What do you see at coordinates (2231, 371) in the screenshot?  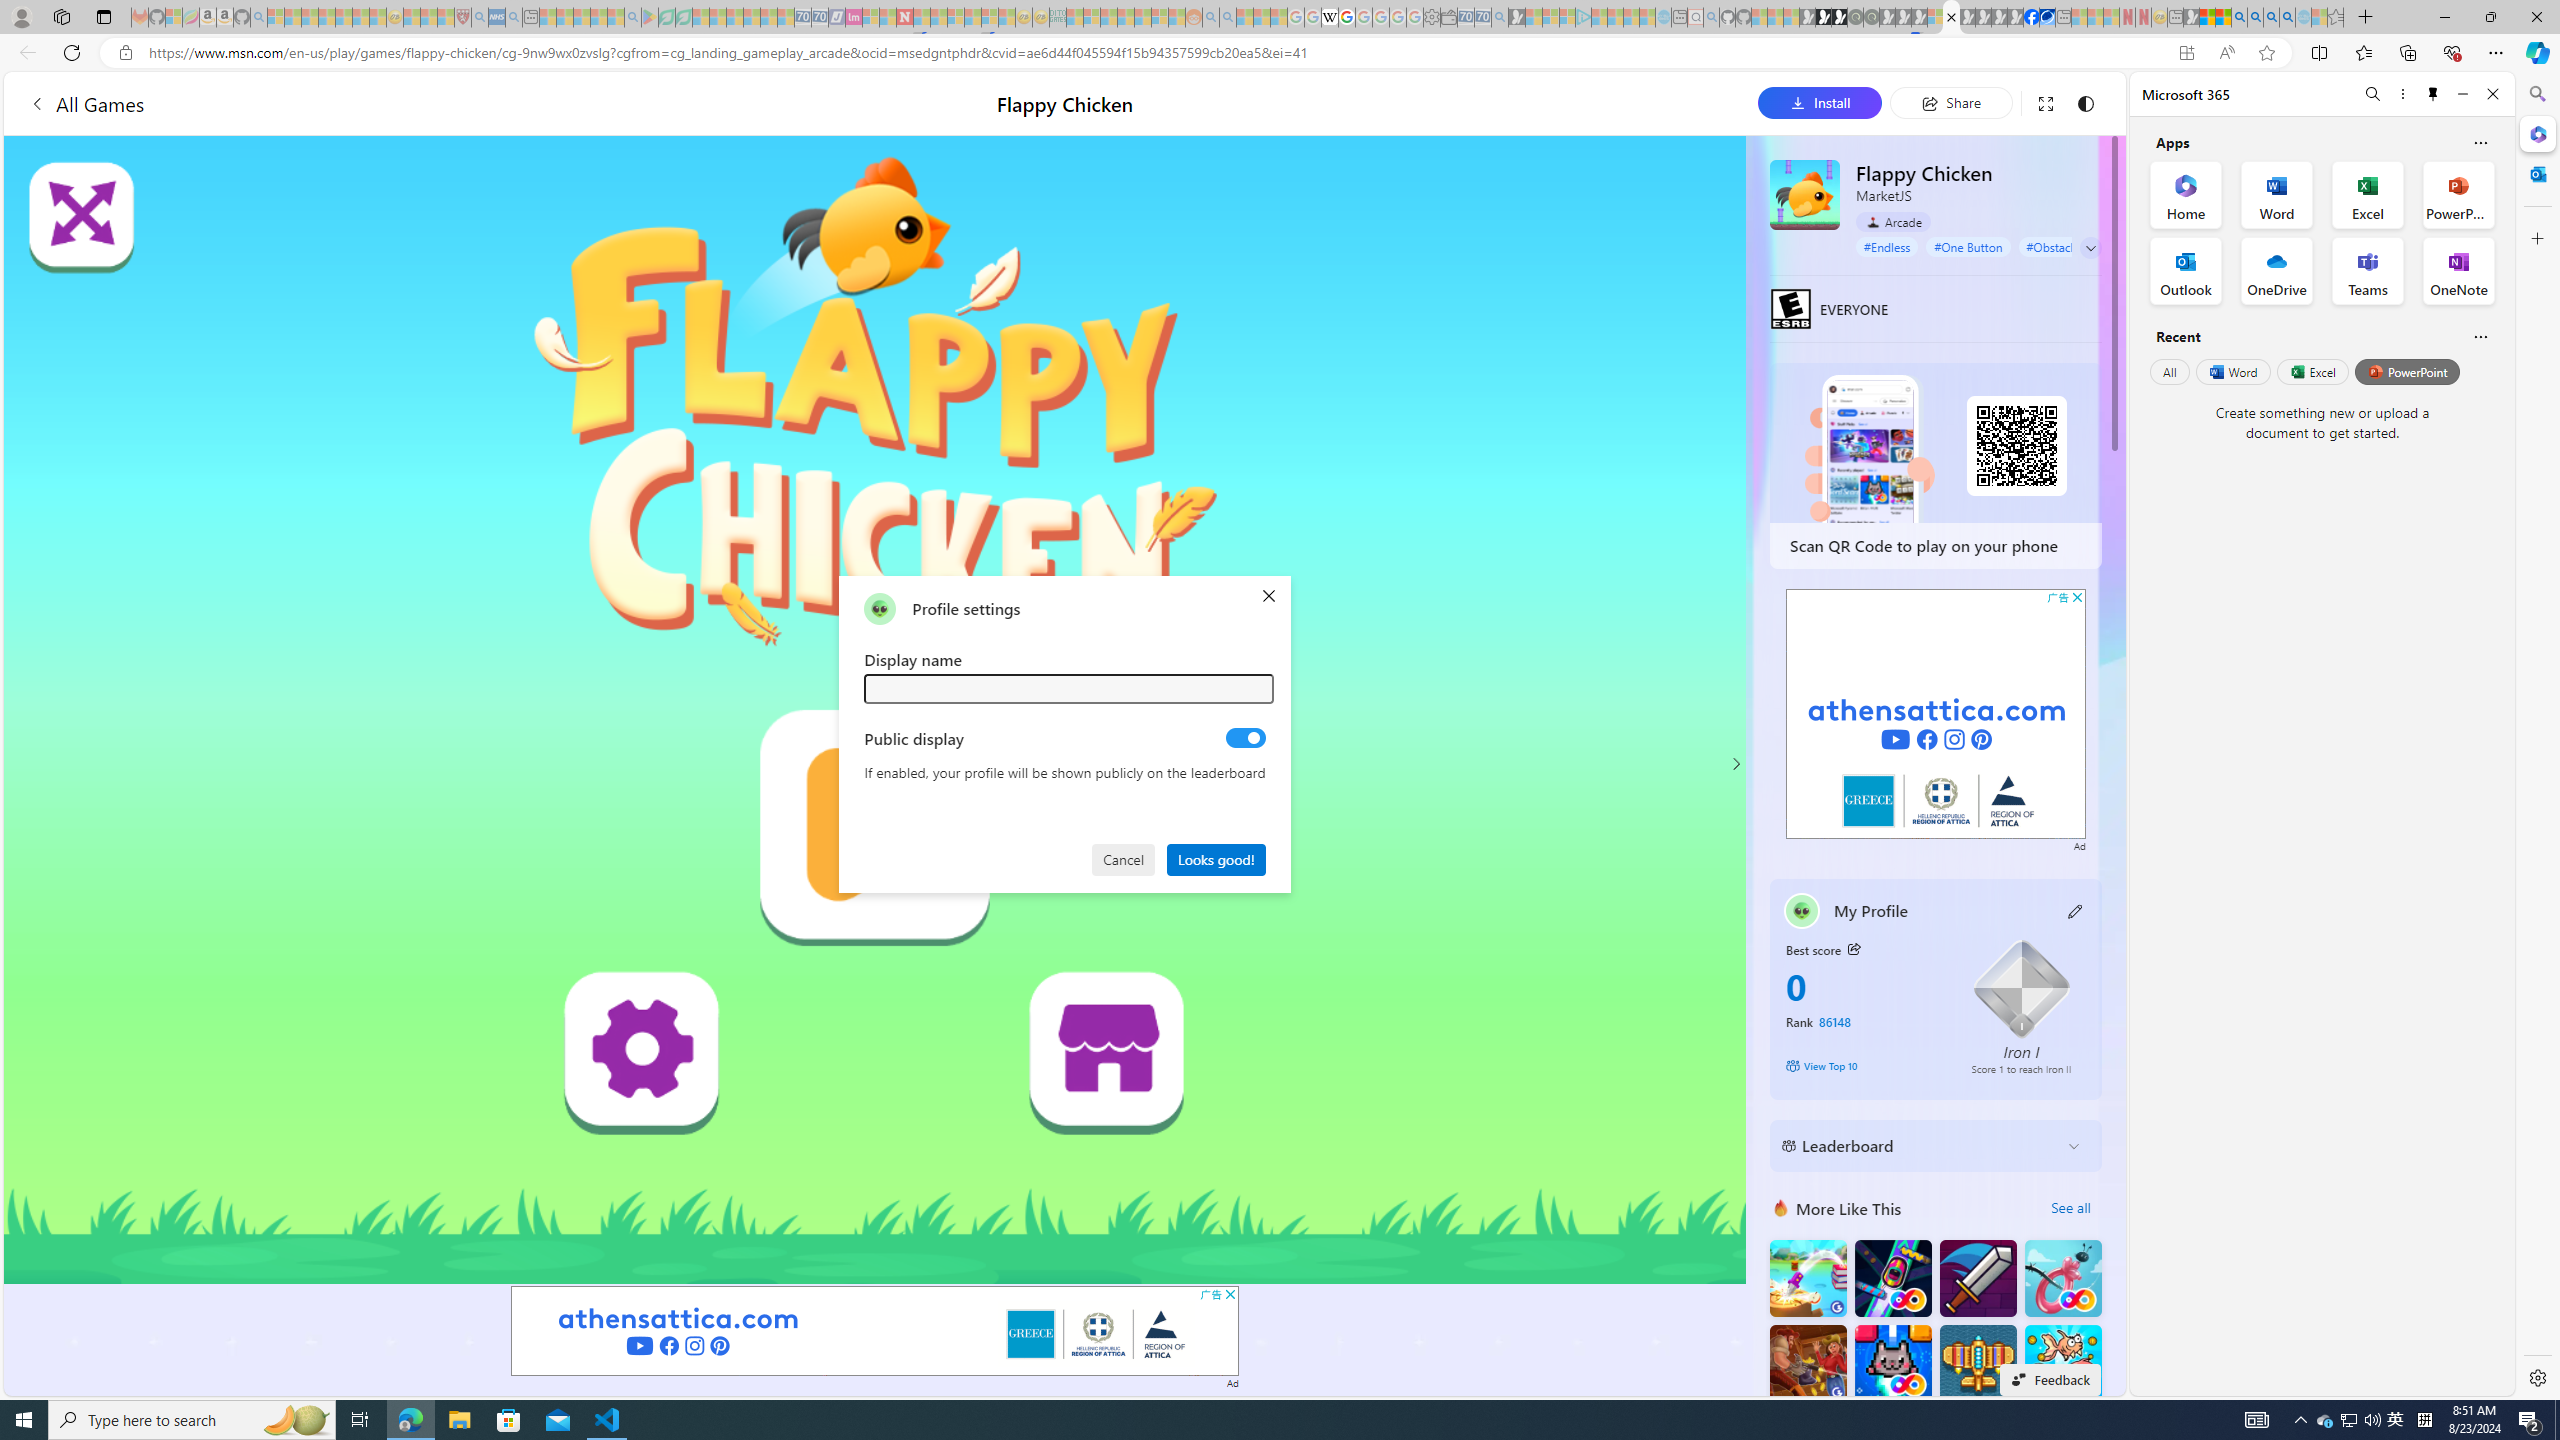 I see `'Word'` at bounding box center [2231, 371].